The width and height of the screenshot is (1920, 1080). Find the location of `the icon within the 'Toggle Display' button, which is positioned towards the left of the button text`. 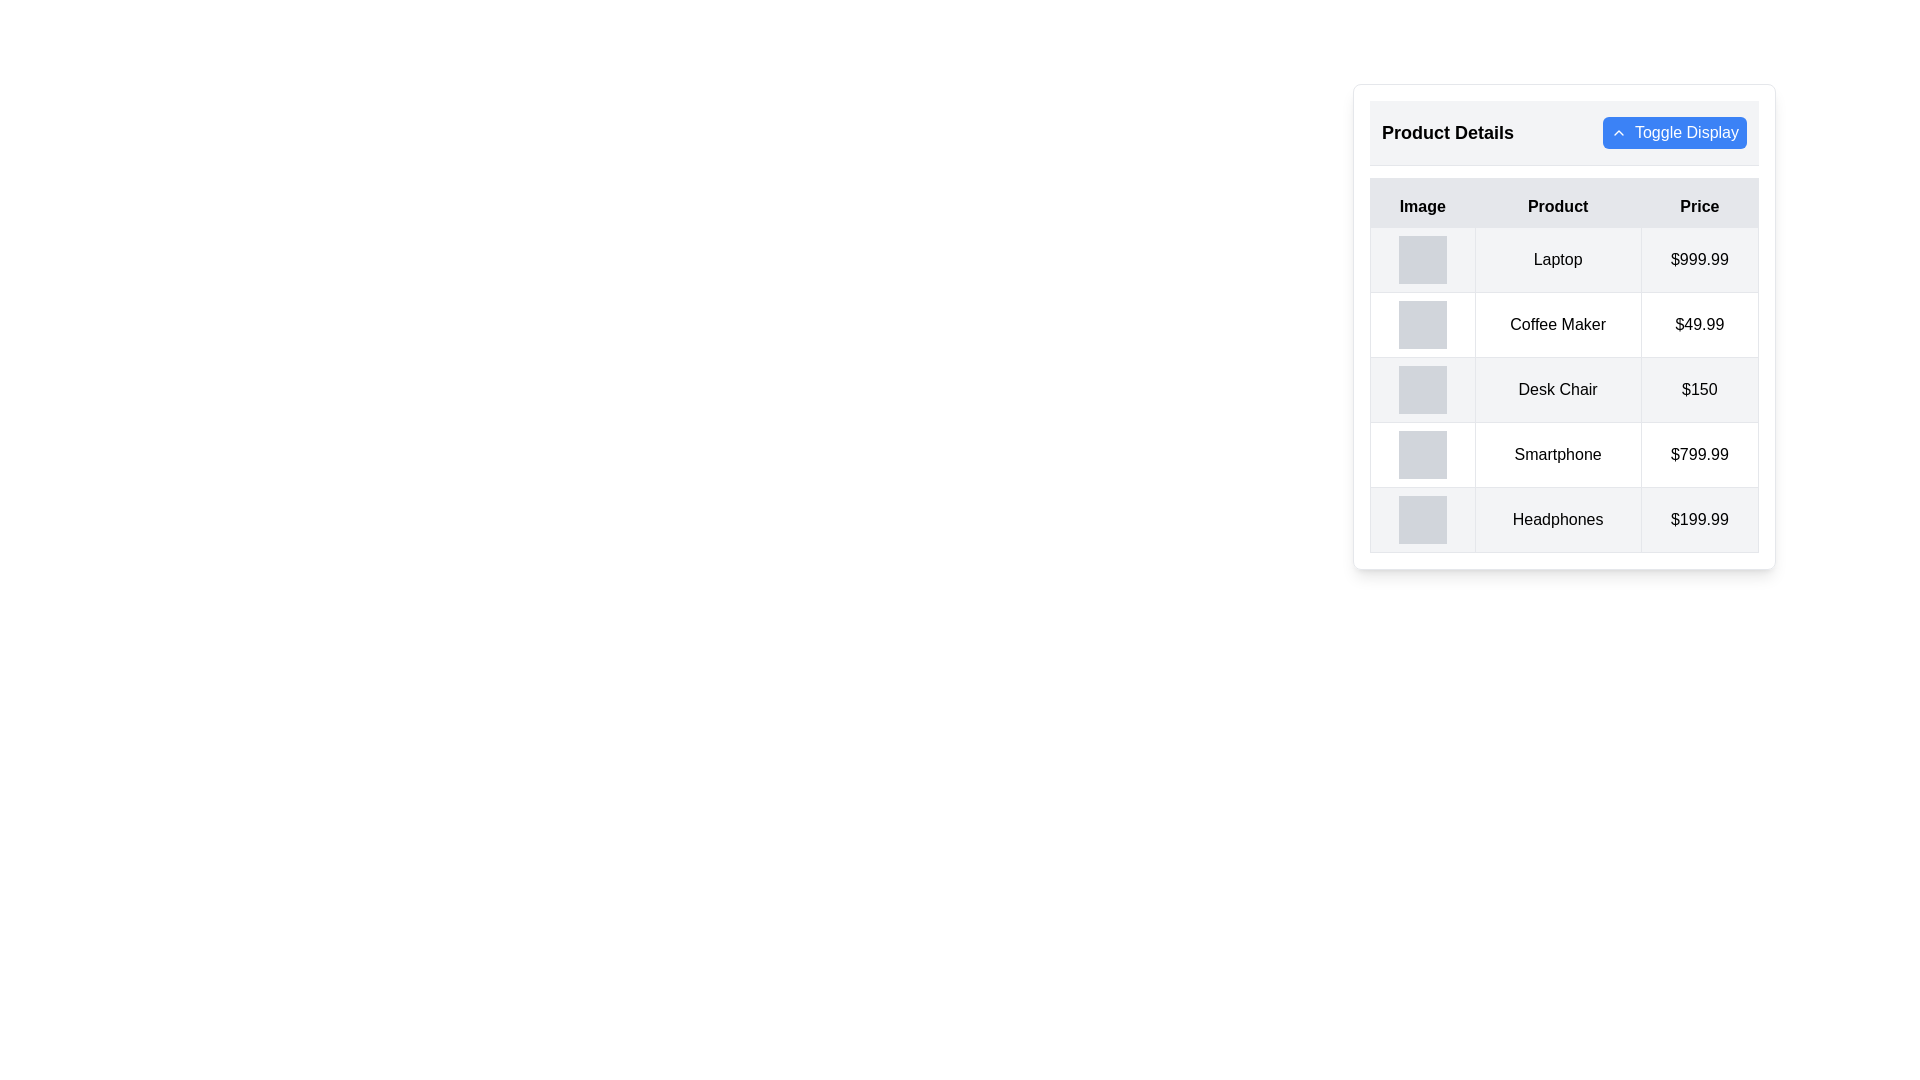

the icon within the 'Toggle Display' button, which is positioned towards the left of the button text is located at coordinates (1618, 132).